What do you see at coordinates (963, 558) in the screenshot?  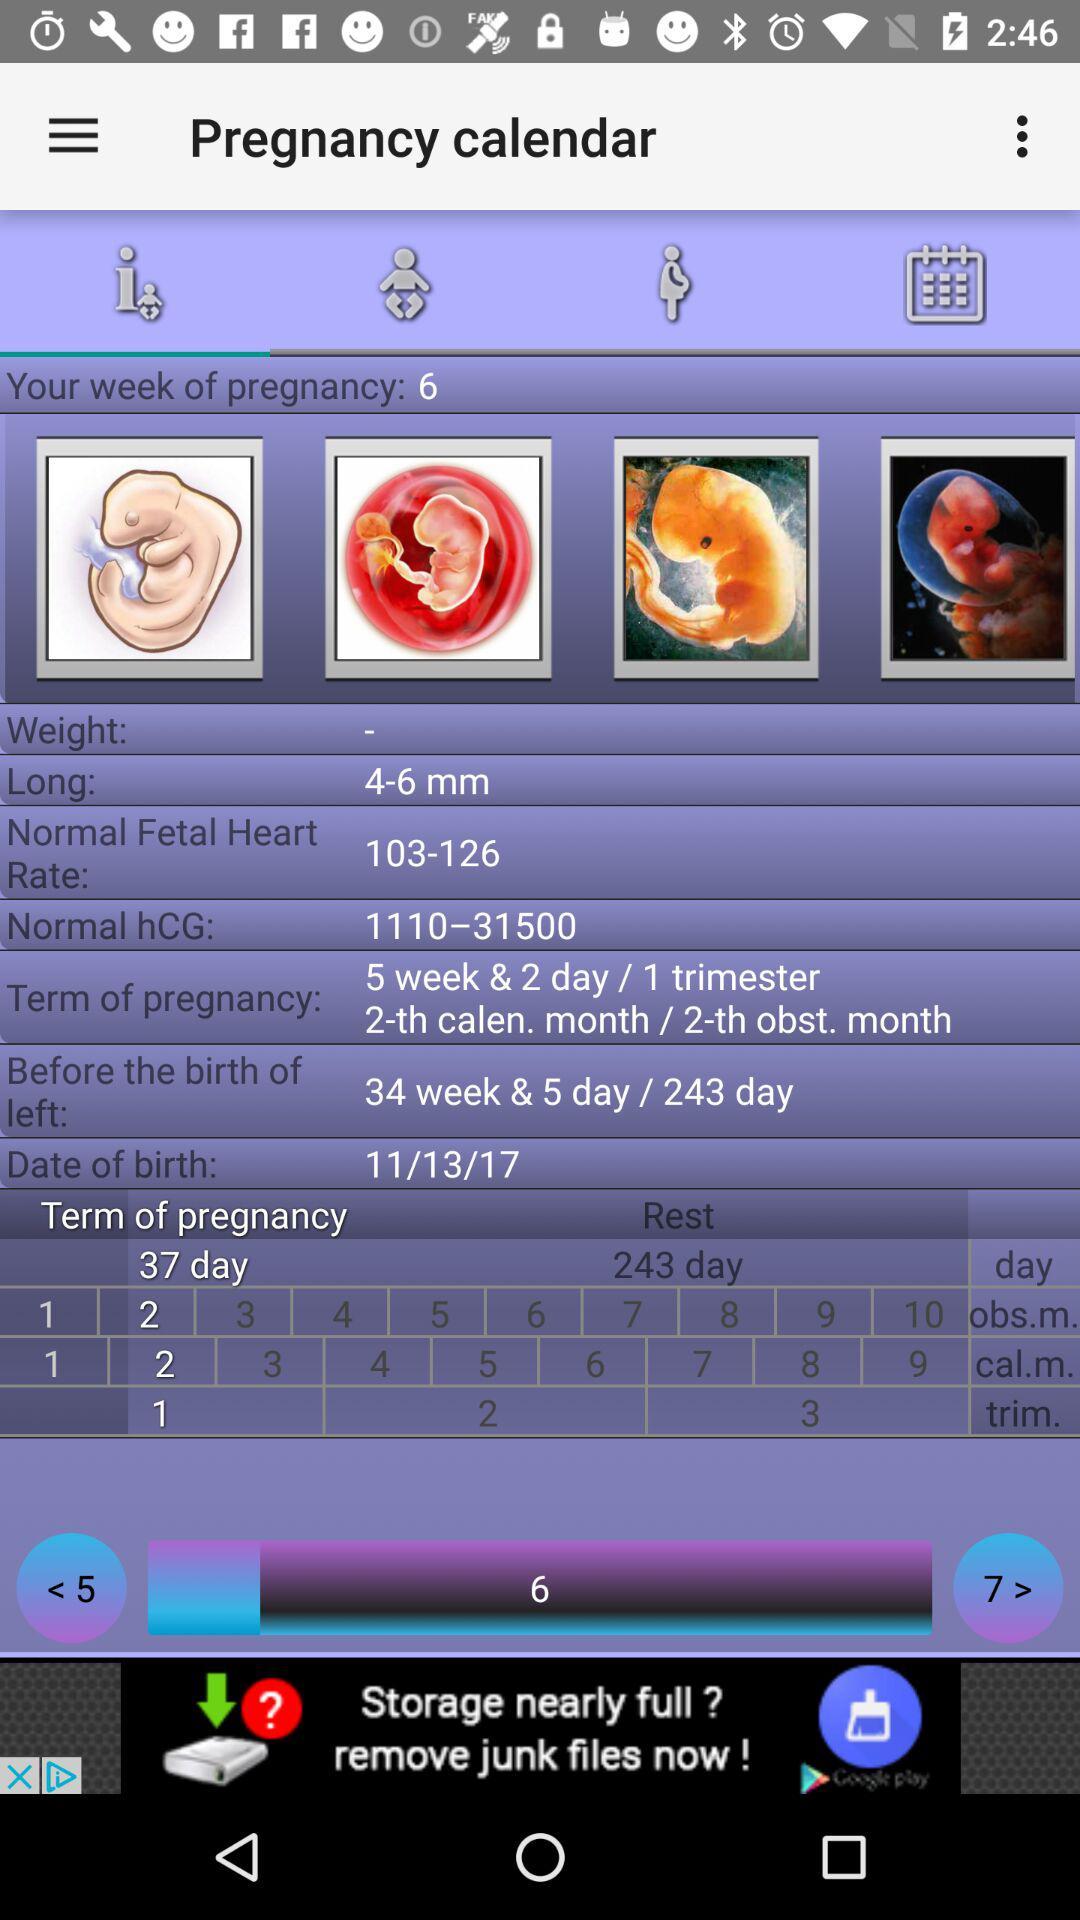 I see `show the development of the fetus` at bounding box center [963, 558].